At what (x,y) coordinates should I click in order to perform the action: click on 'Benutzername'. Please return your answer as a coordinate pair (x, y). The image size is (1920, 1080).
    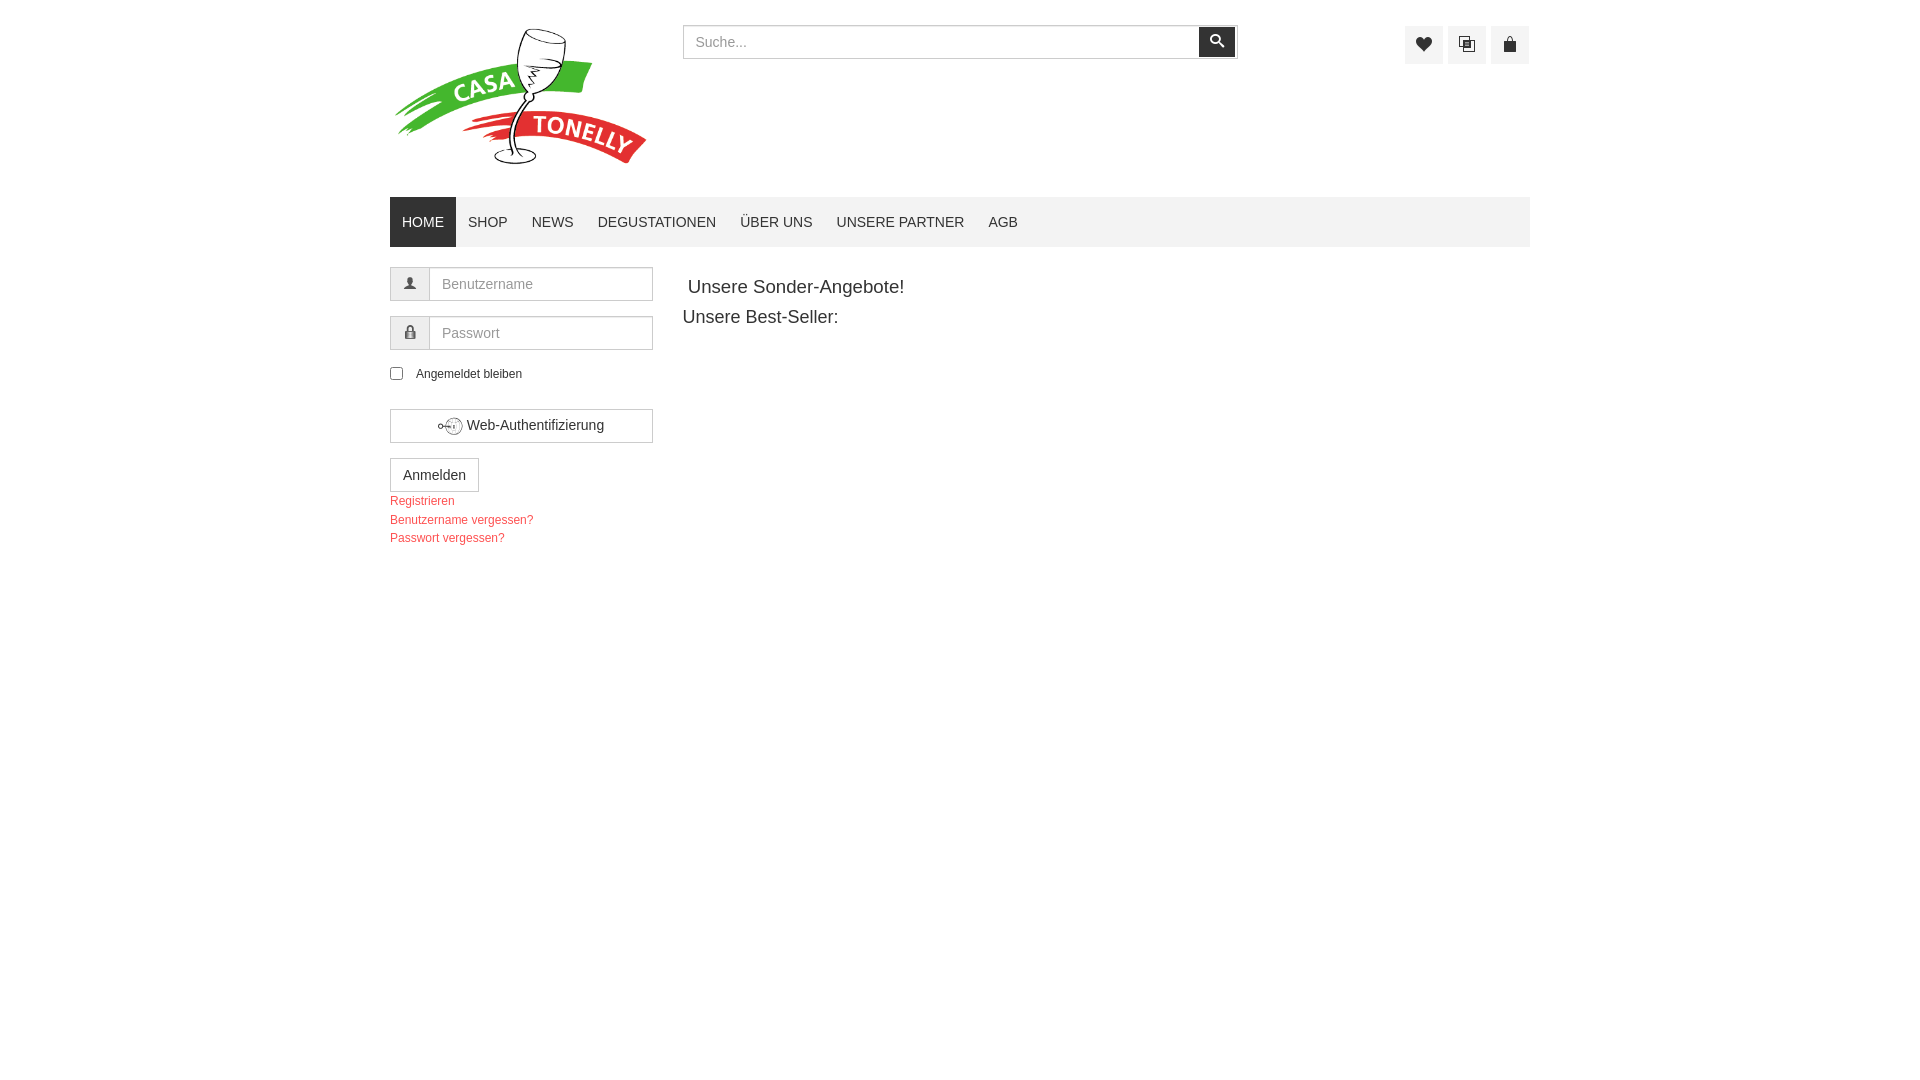
    Looking at the image, I should click on (408, 284).